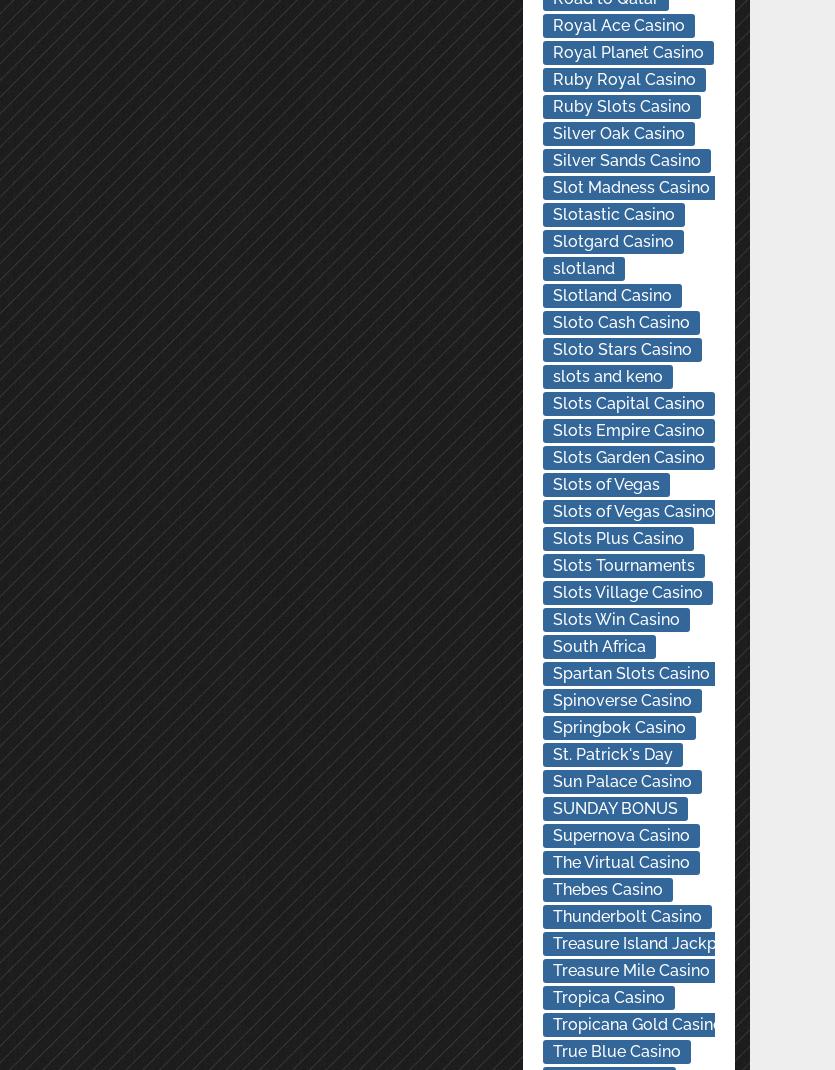  I want to click on 'Treasure Island Jackpot', so click(641, 942).